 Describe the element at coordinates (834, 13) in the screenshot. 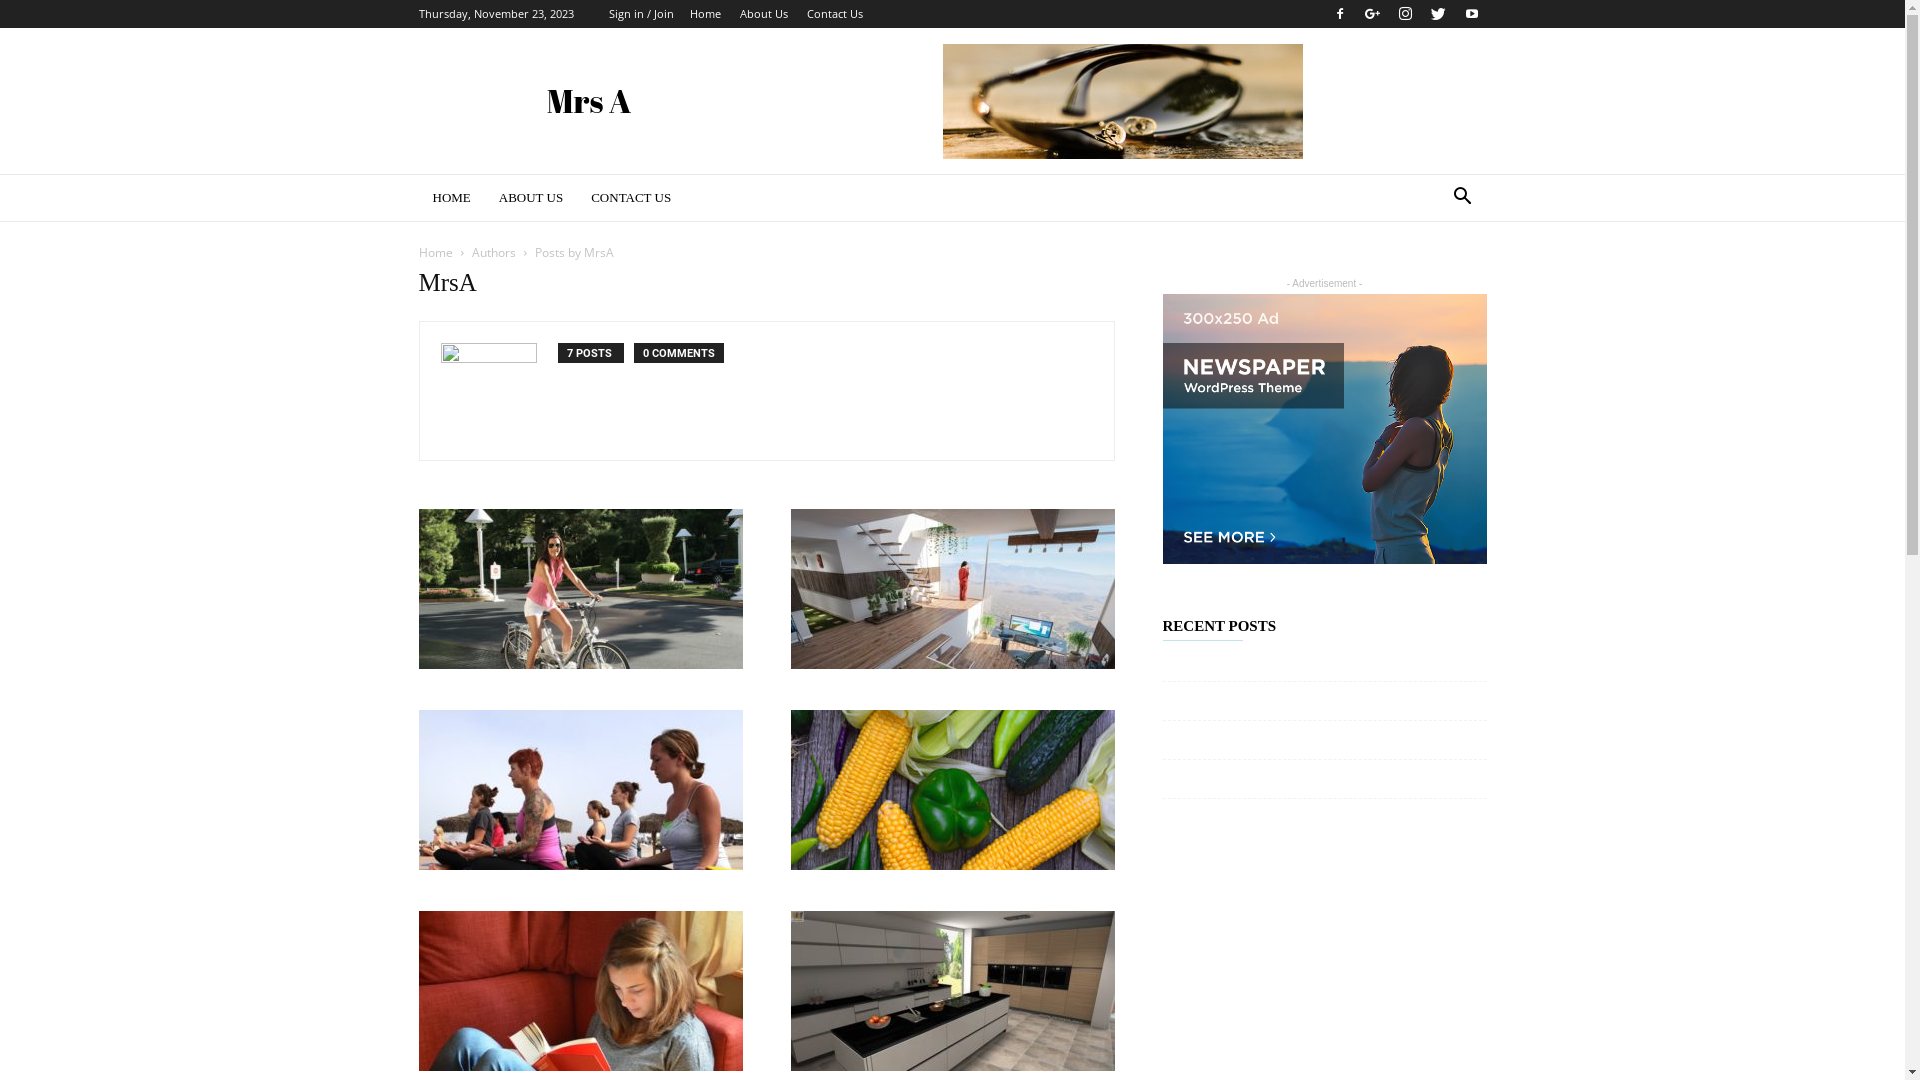

I see `'Contact Us'` at that location.